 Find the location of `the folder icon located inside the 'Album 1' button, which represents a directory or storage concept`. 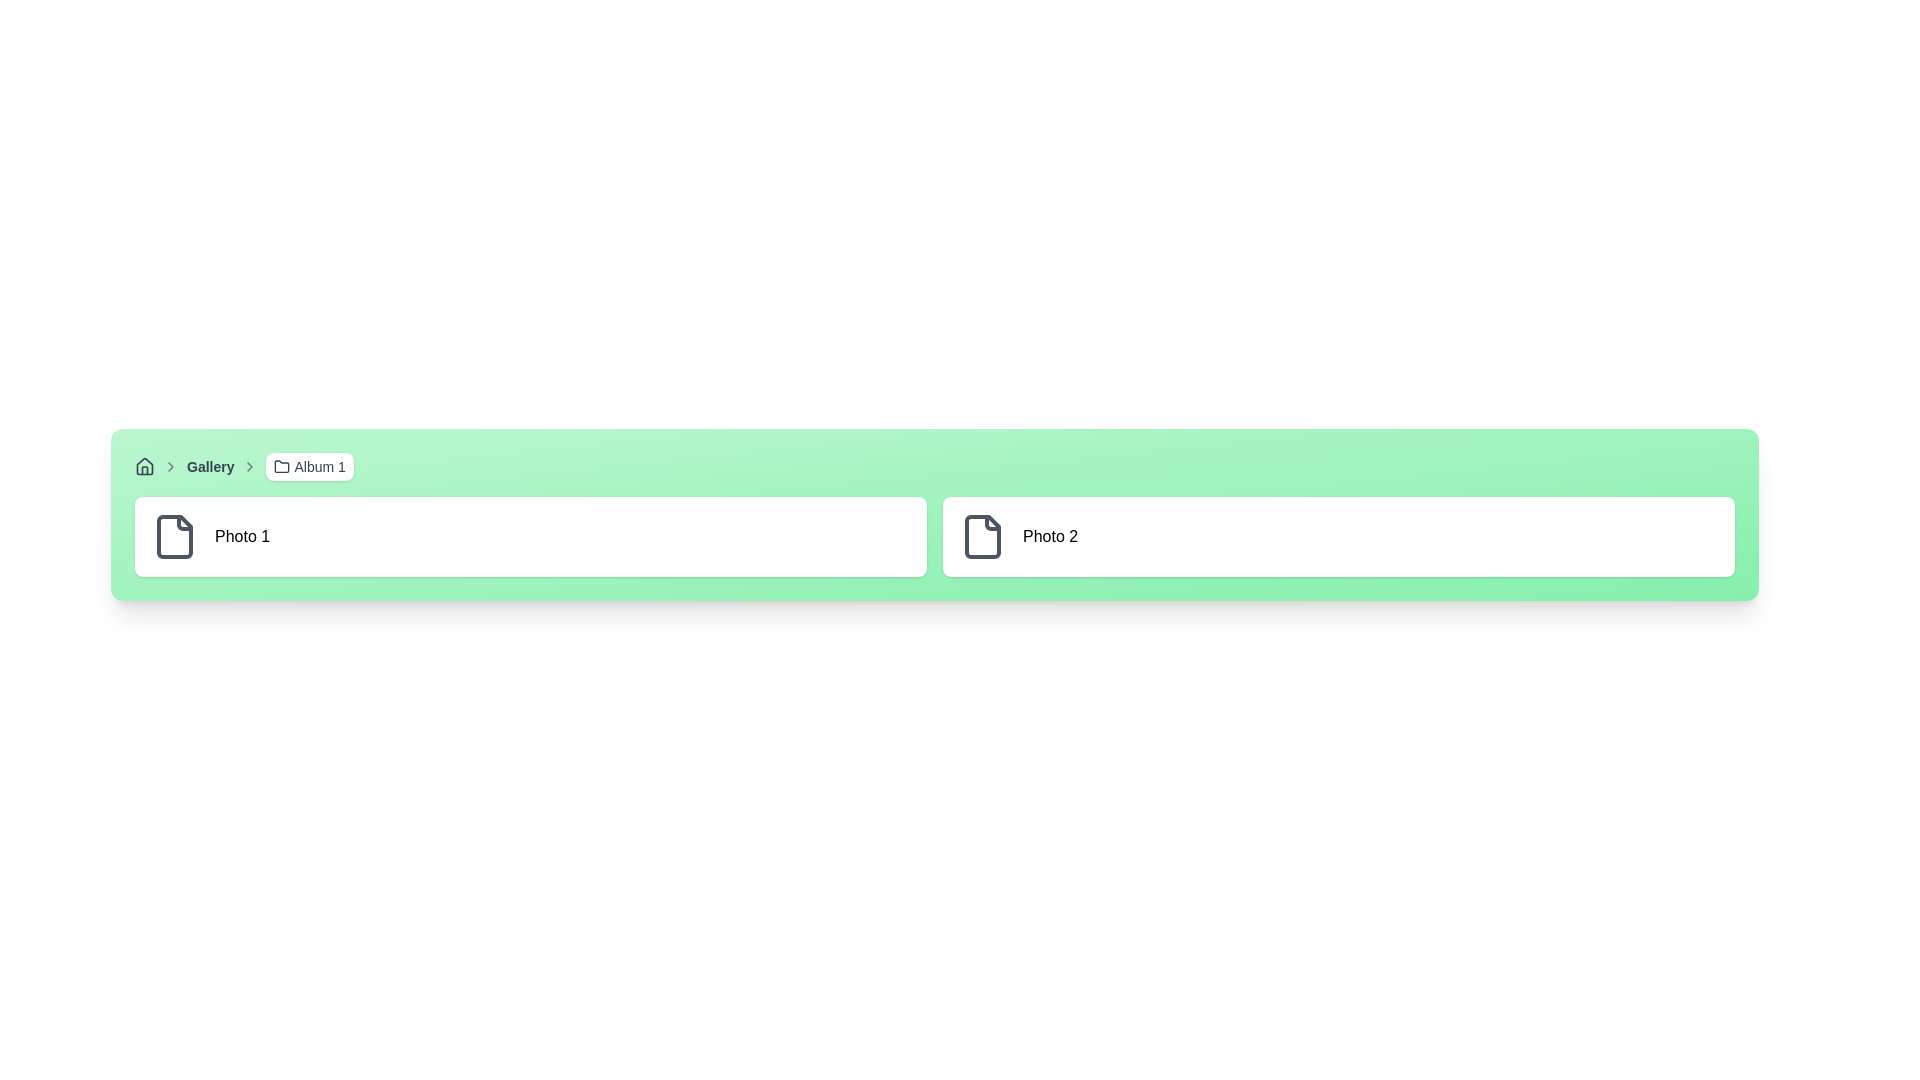

the folder icon located inside the 'Album 1' button, which represents a directory or storage concept is located at coordinates (281, 466).